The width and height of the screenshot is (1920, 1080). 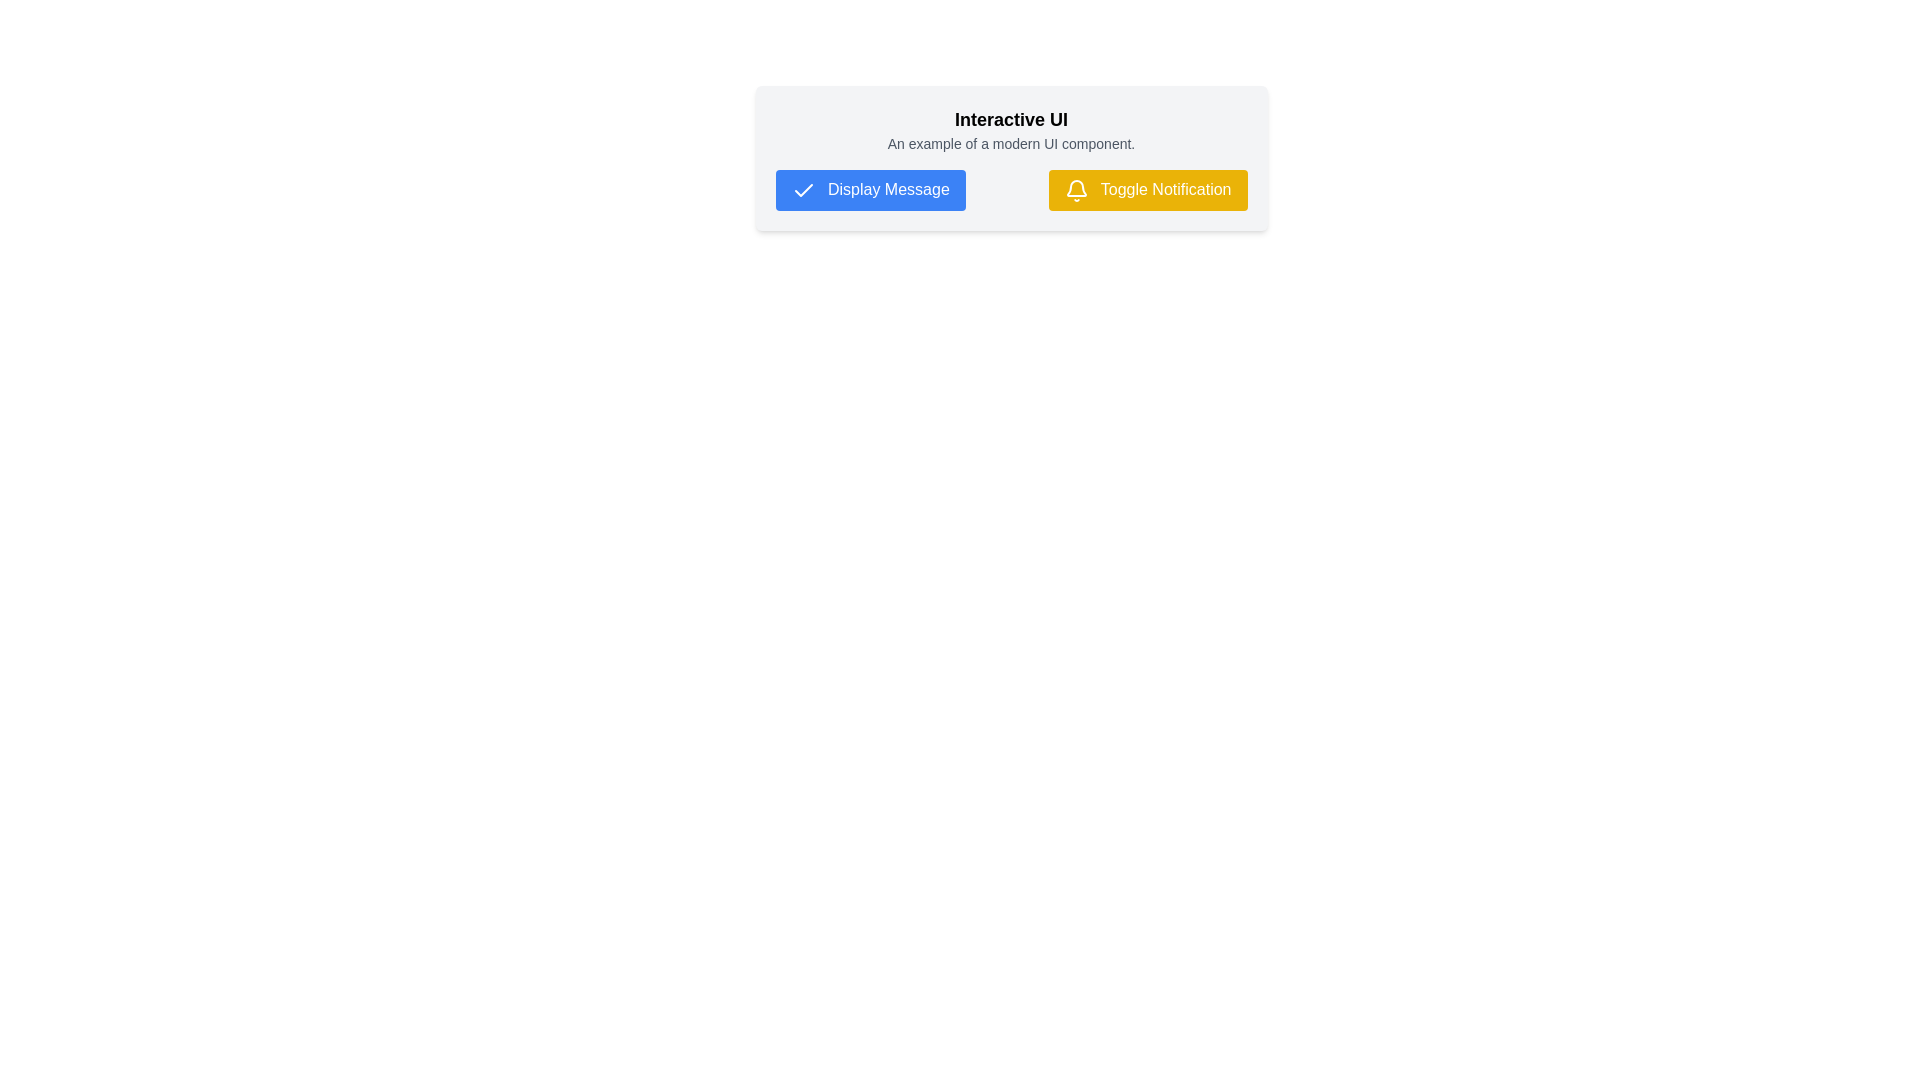 What do you see at coordinates (1011, 130) in the screenshot?
I see `the Static Text Display that contains the bold text 'Interactive UI' and the subordinate text 'An example of a modern UI component.'` at bounding box center [1011, 130].